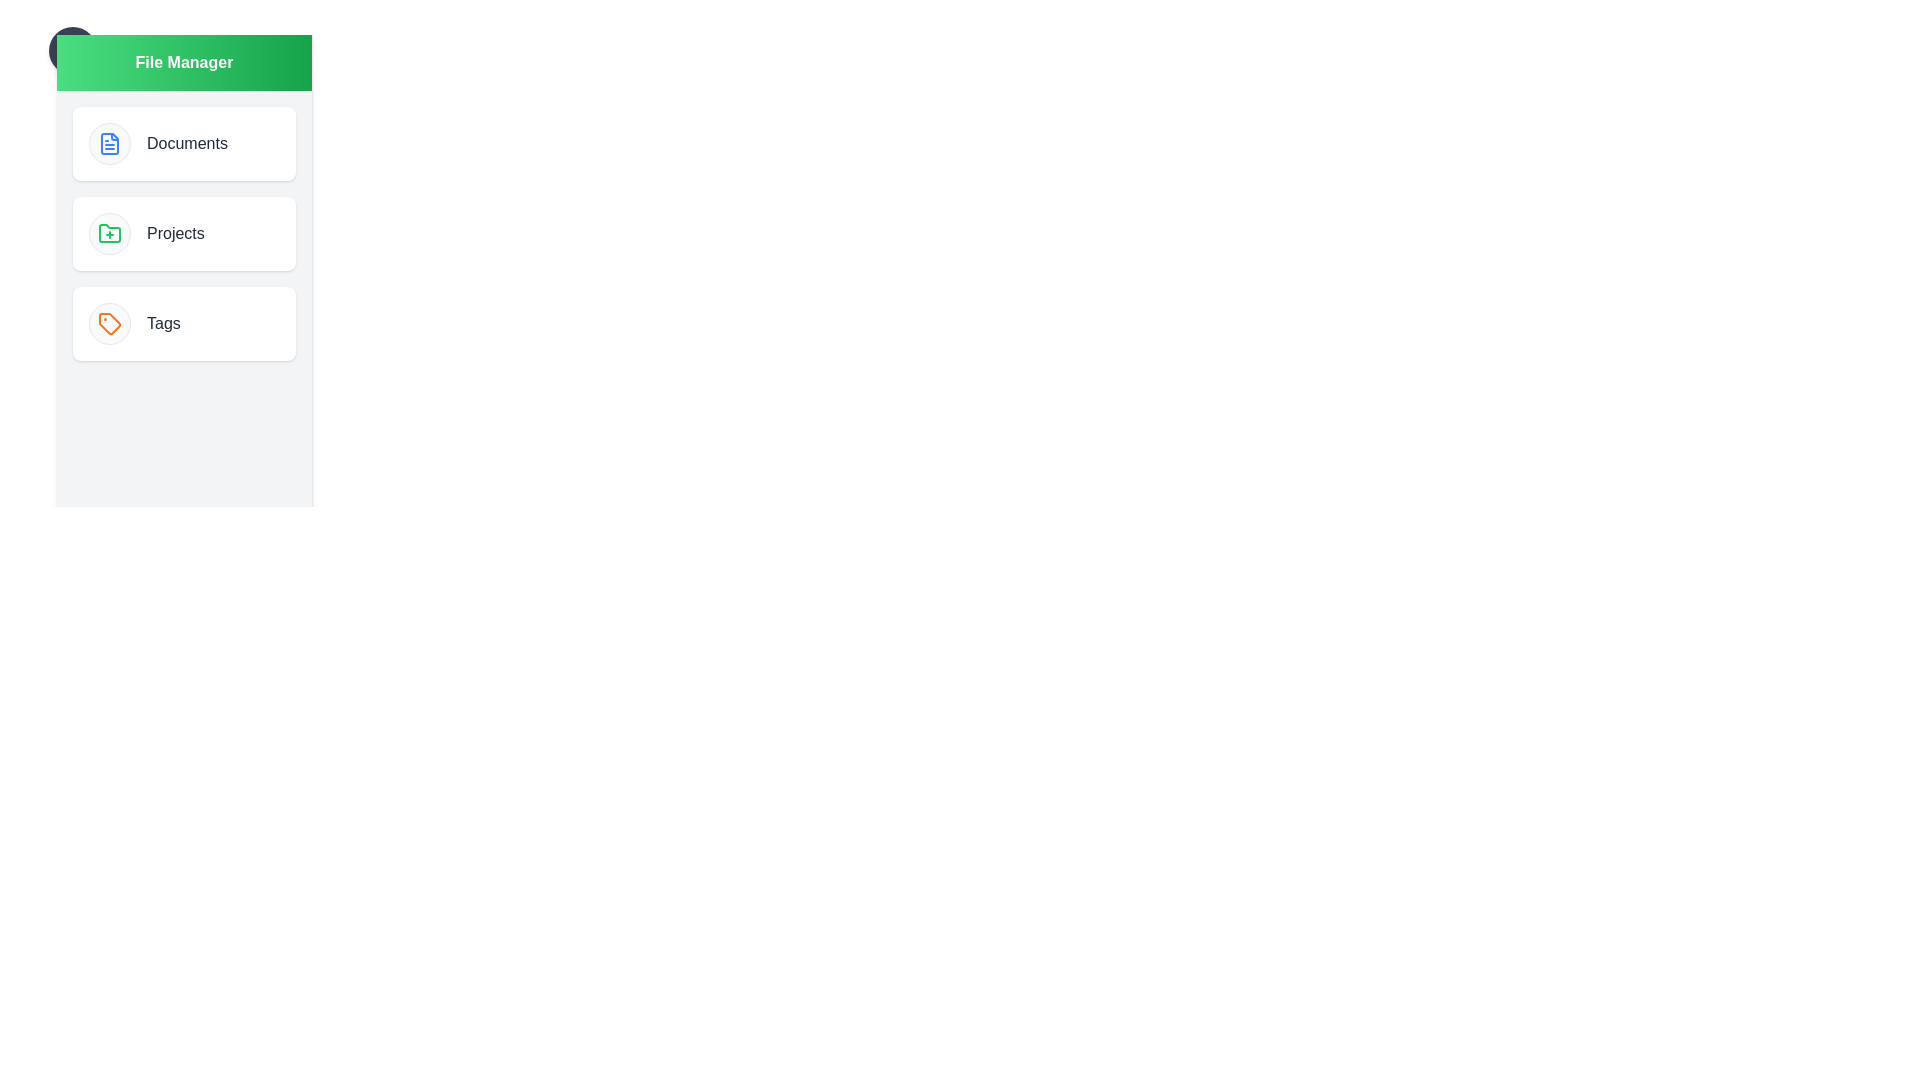 This screenshot has height=1080, width=1920. Describe the element at coordinates (184, 323) in the screenshot. I see `the directory item Tags to observe the hover effect` at that location.